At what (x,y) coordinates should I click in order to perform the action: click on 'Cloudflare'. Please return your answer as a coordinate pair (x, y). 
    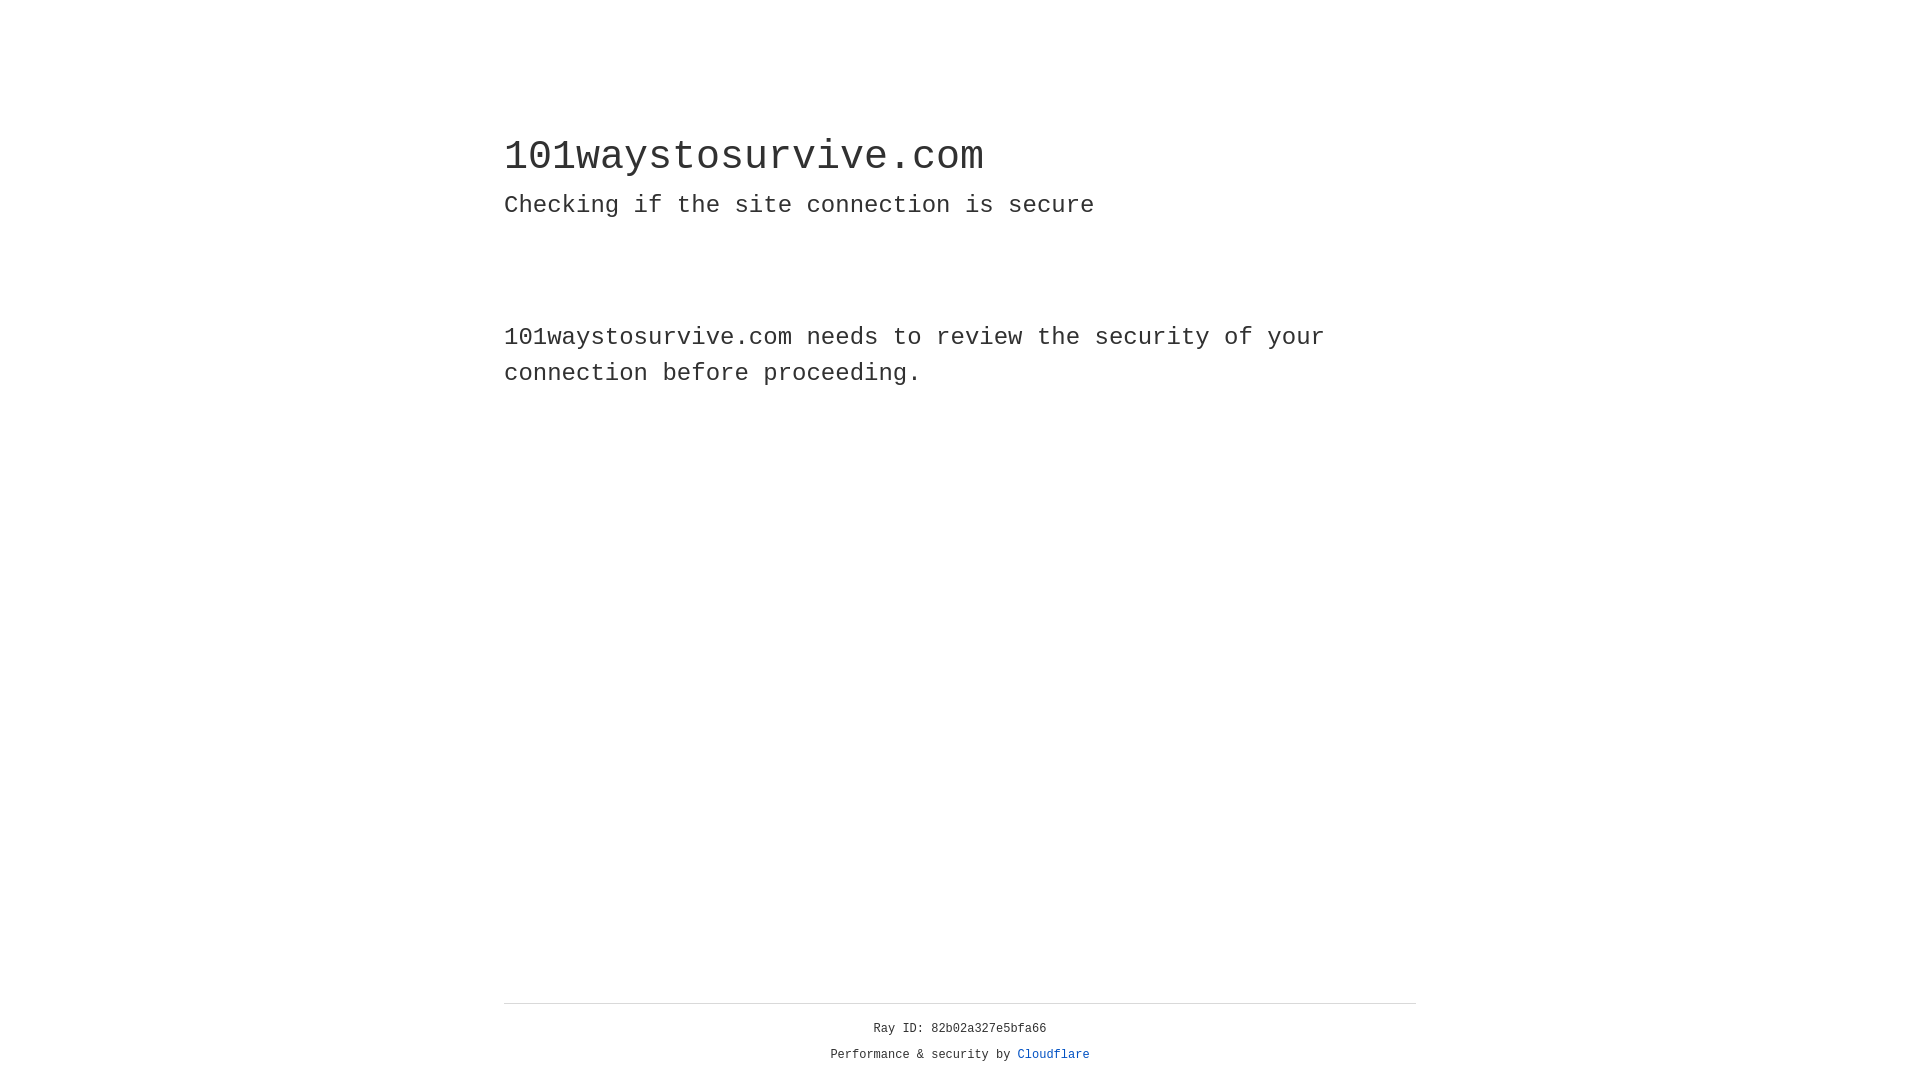
    Looking at the image, I should click on (1053, 1054).